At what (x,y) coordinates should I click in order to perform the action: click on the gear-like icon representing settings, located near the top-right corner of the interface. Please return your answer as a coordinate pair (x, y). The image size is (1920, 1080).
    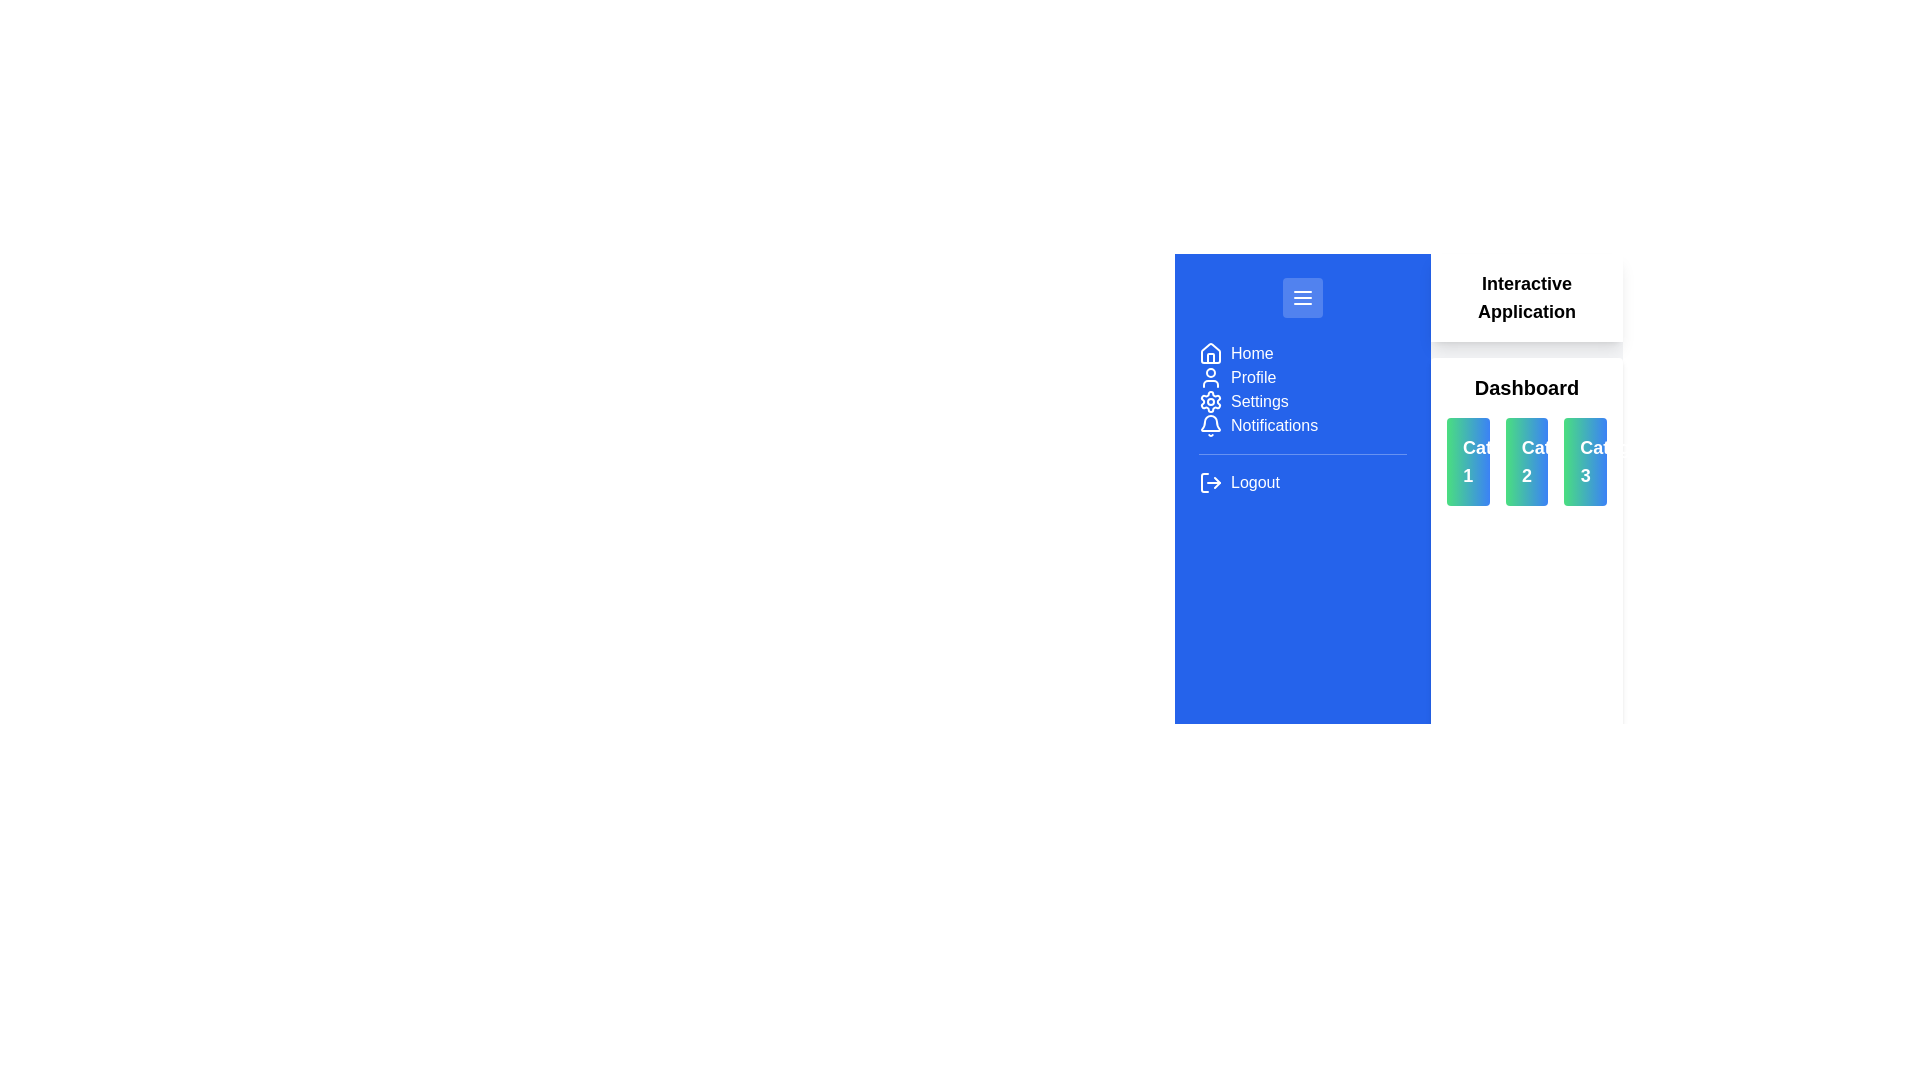
    Looking at the image, I should click on (1209, 401).